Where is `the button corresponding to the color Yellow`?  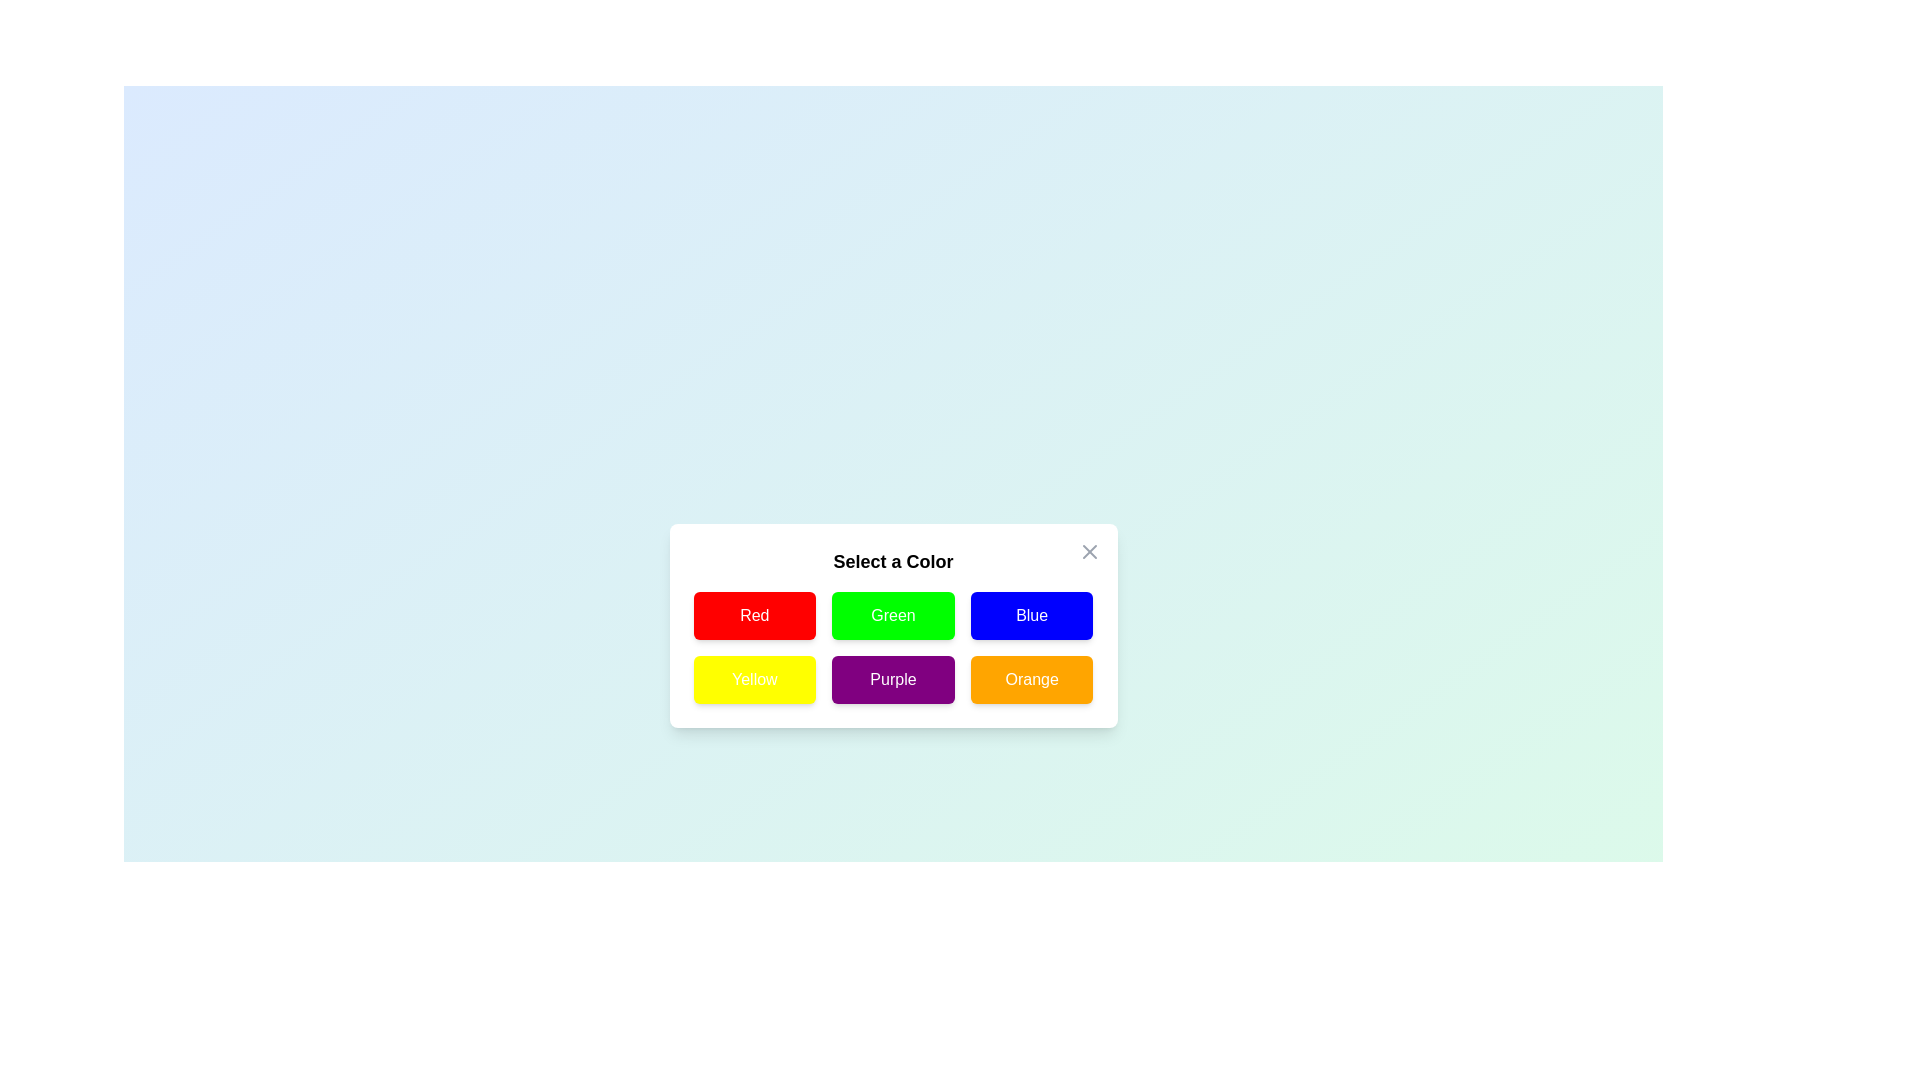
the button corresponding to the color Yellow is located at coordinates (753, 678).